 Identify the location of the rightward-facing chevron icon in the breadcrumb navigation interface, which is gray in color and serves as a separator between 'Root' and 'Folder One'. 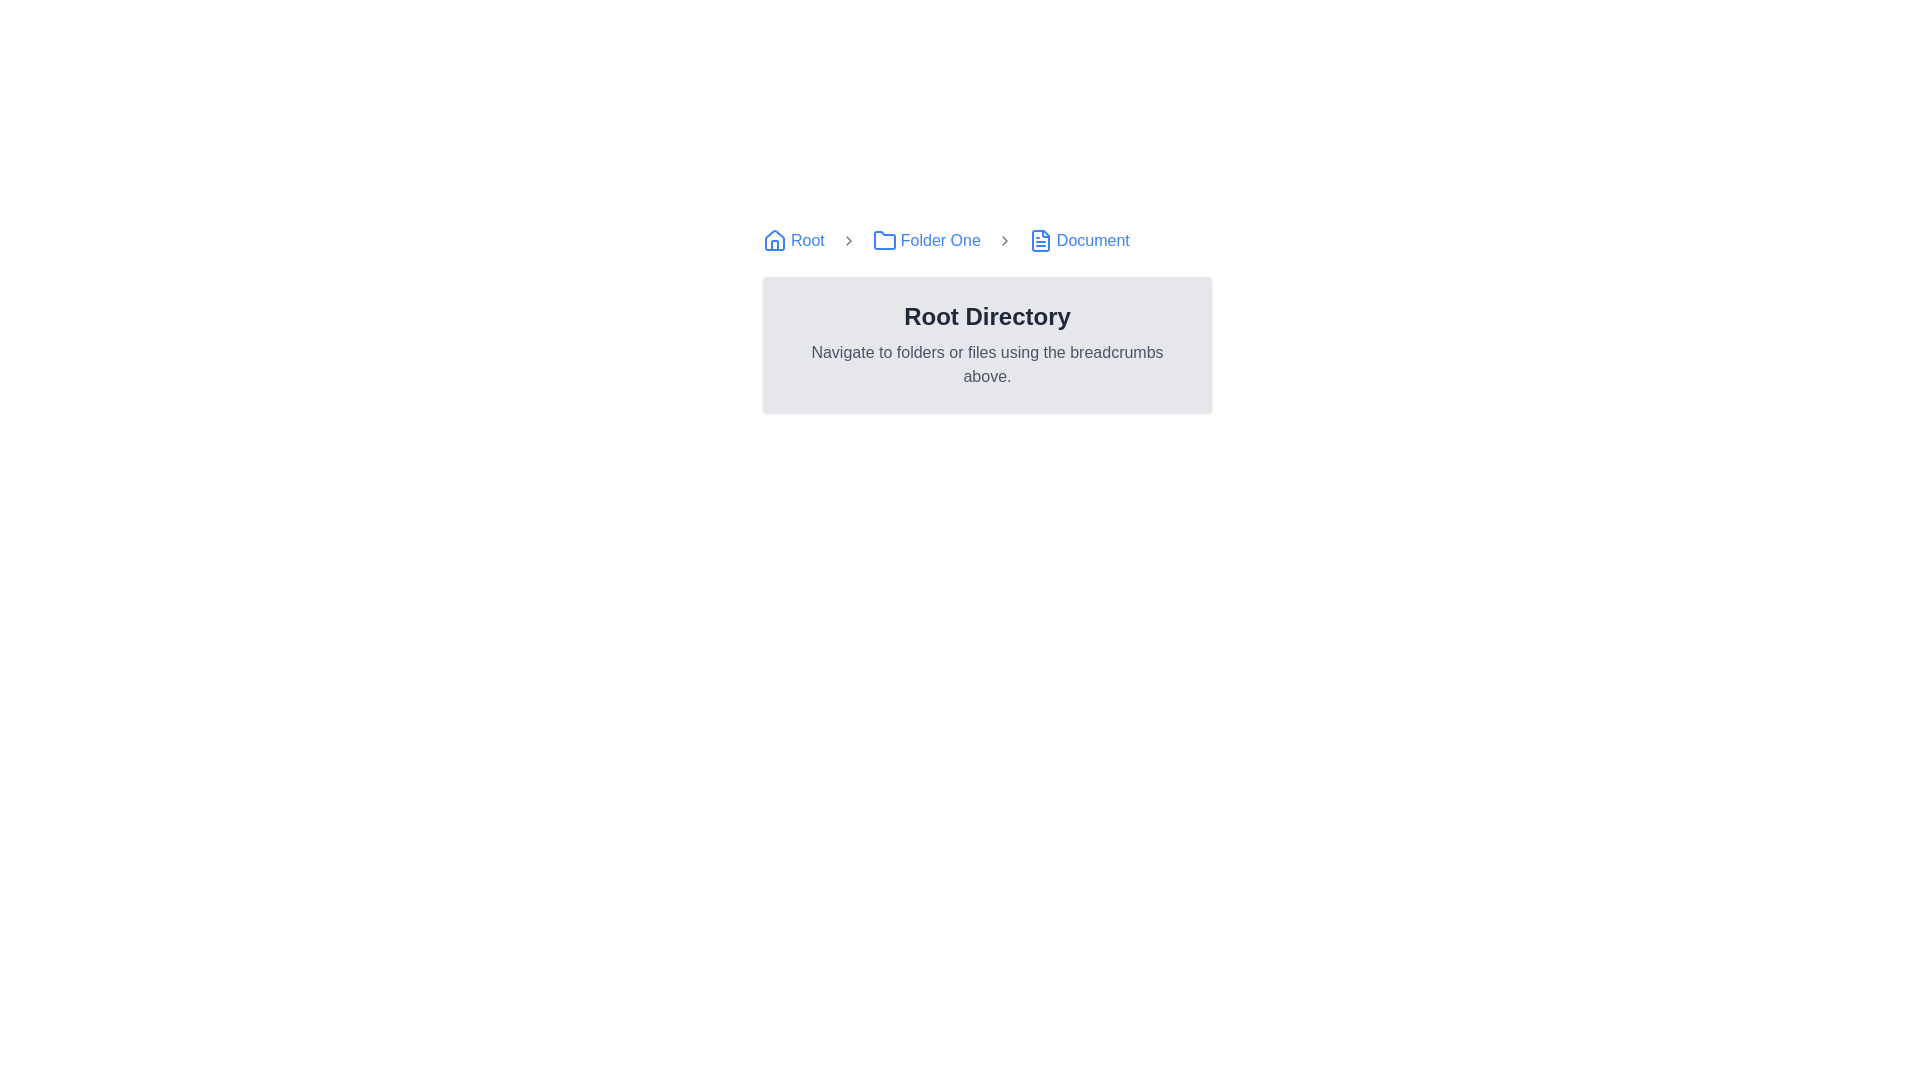
(848, 239).